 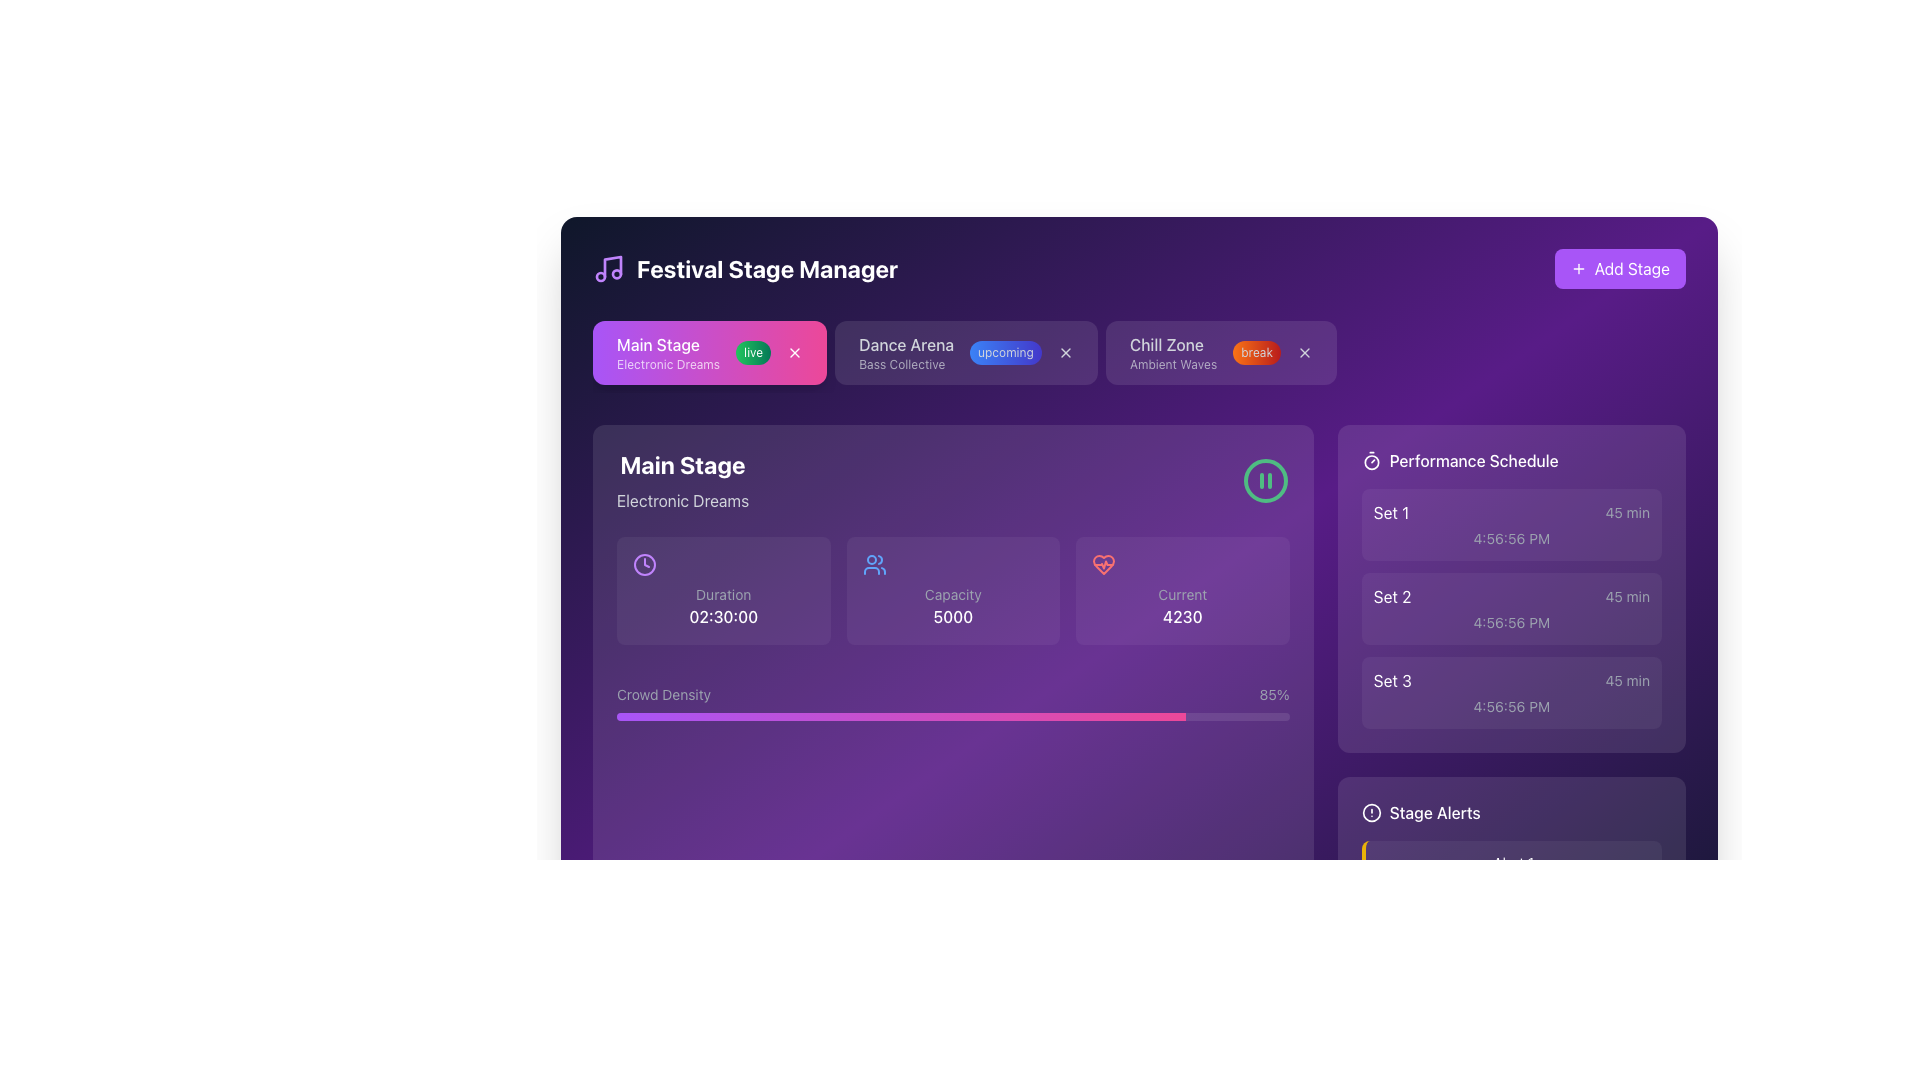 What do you see at coordinates (1511, 596) in the screenshot?
I see `displayed information from the second entry in the 'Performance Schedule' section, which shows the set name and its duration, located between 'Set 1' and 'Set 3'` at bounding box center [1511, 596].